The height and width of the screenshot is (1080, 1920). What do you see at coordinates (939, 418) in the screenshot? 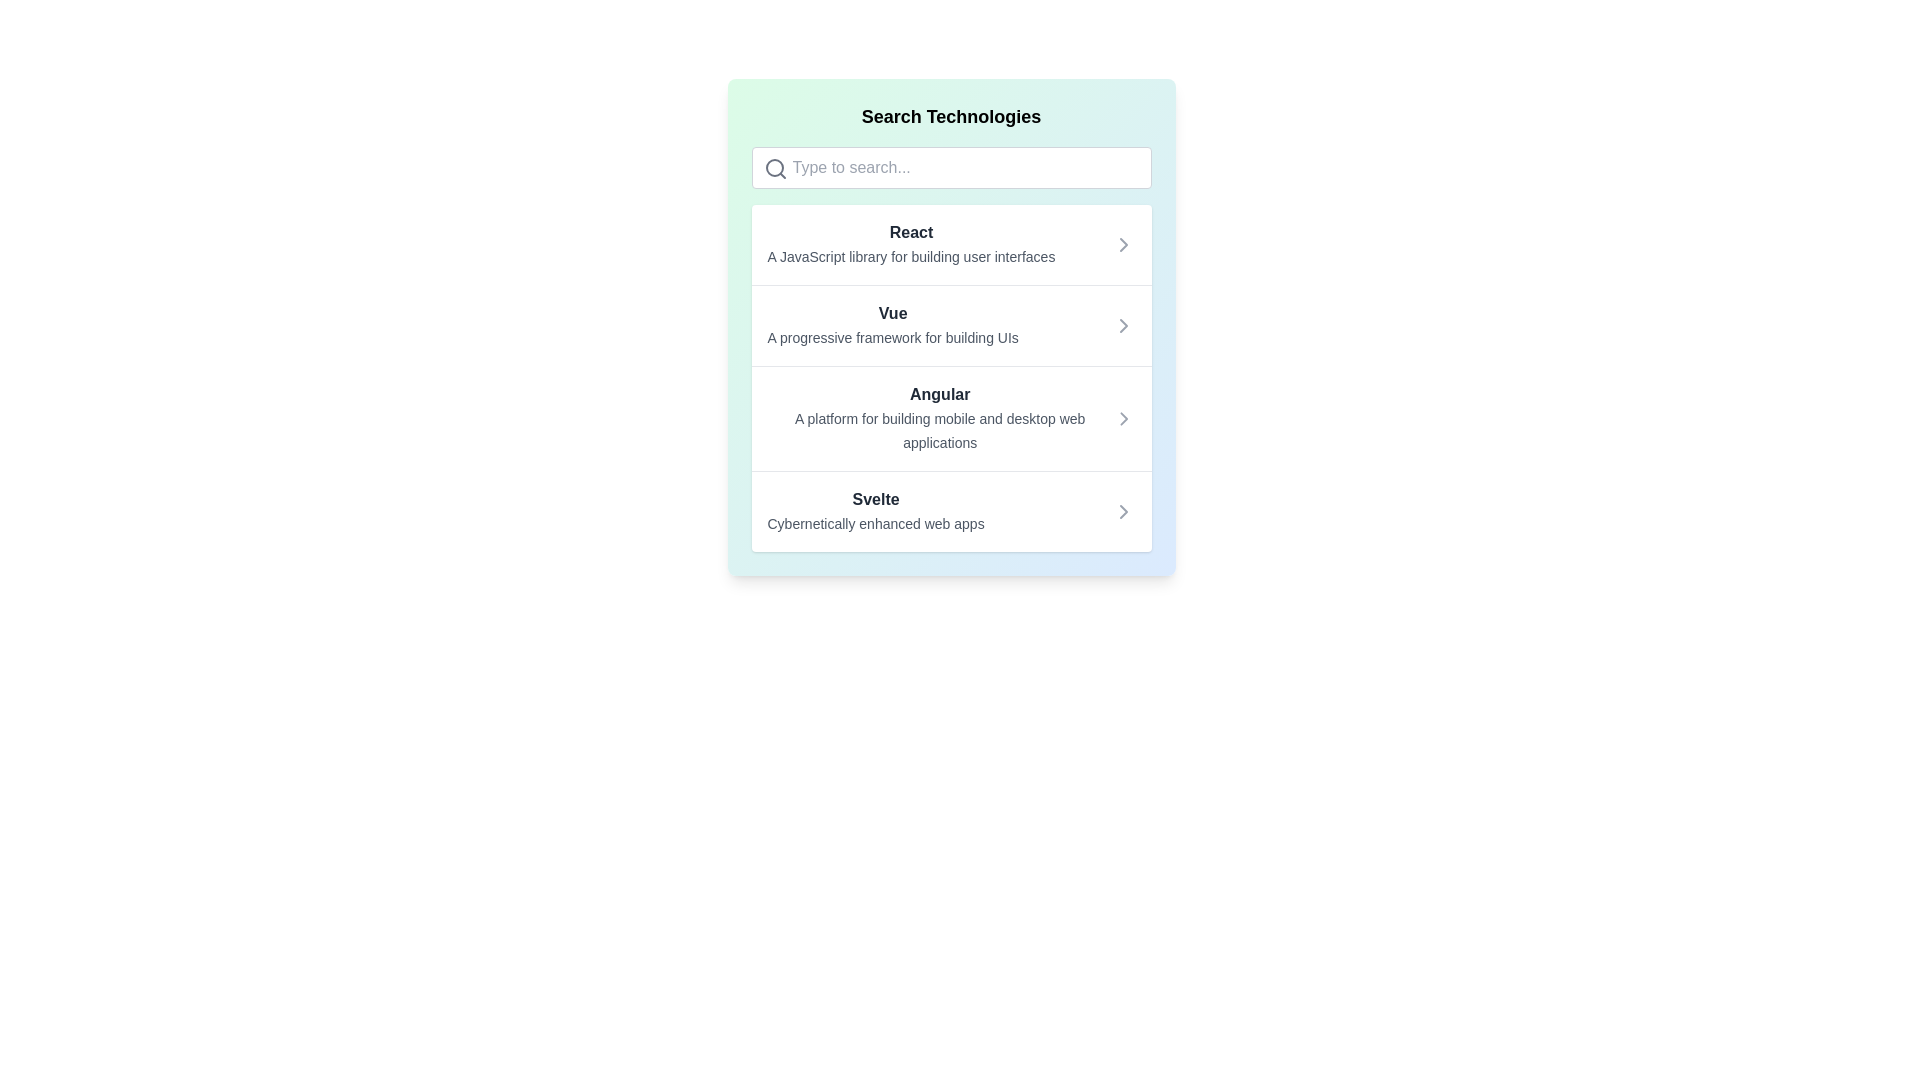
I see `the third list item containing text information about the Angular framework, located within the 'Search Technologies' card` at bounding box center [939, 418].